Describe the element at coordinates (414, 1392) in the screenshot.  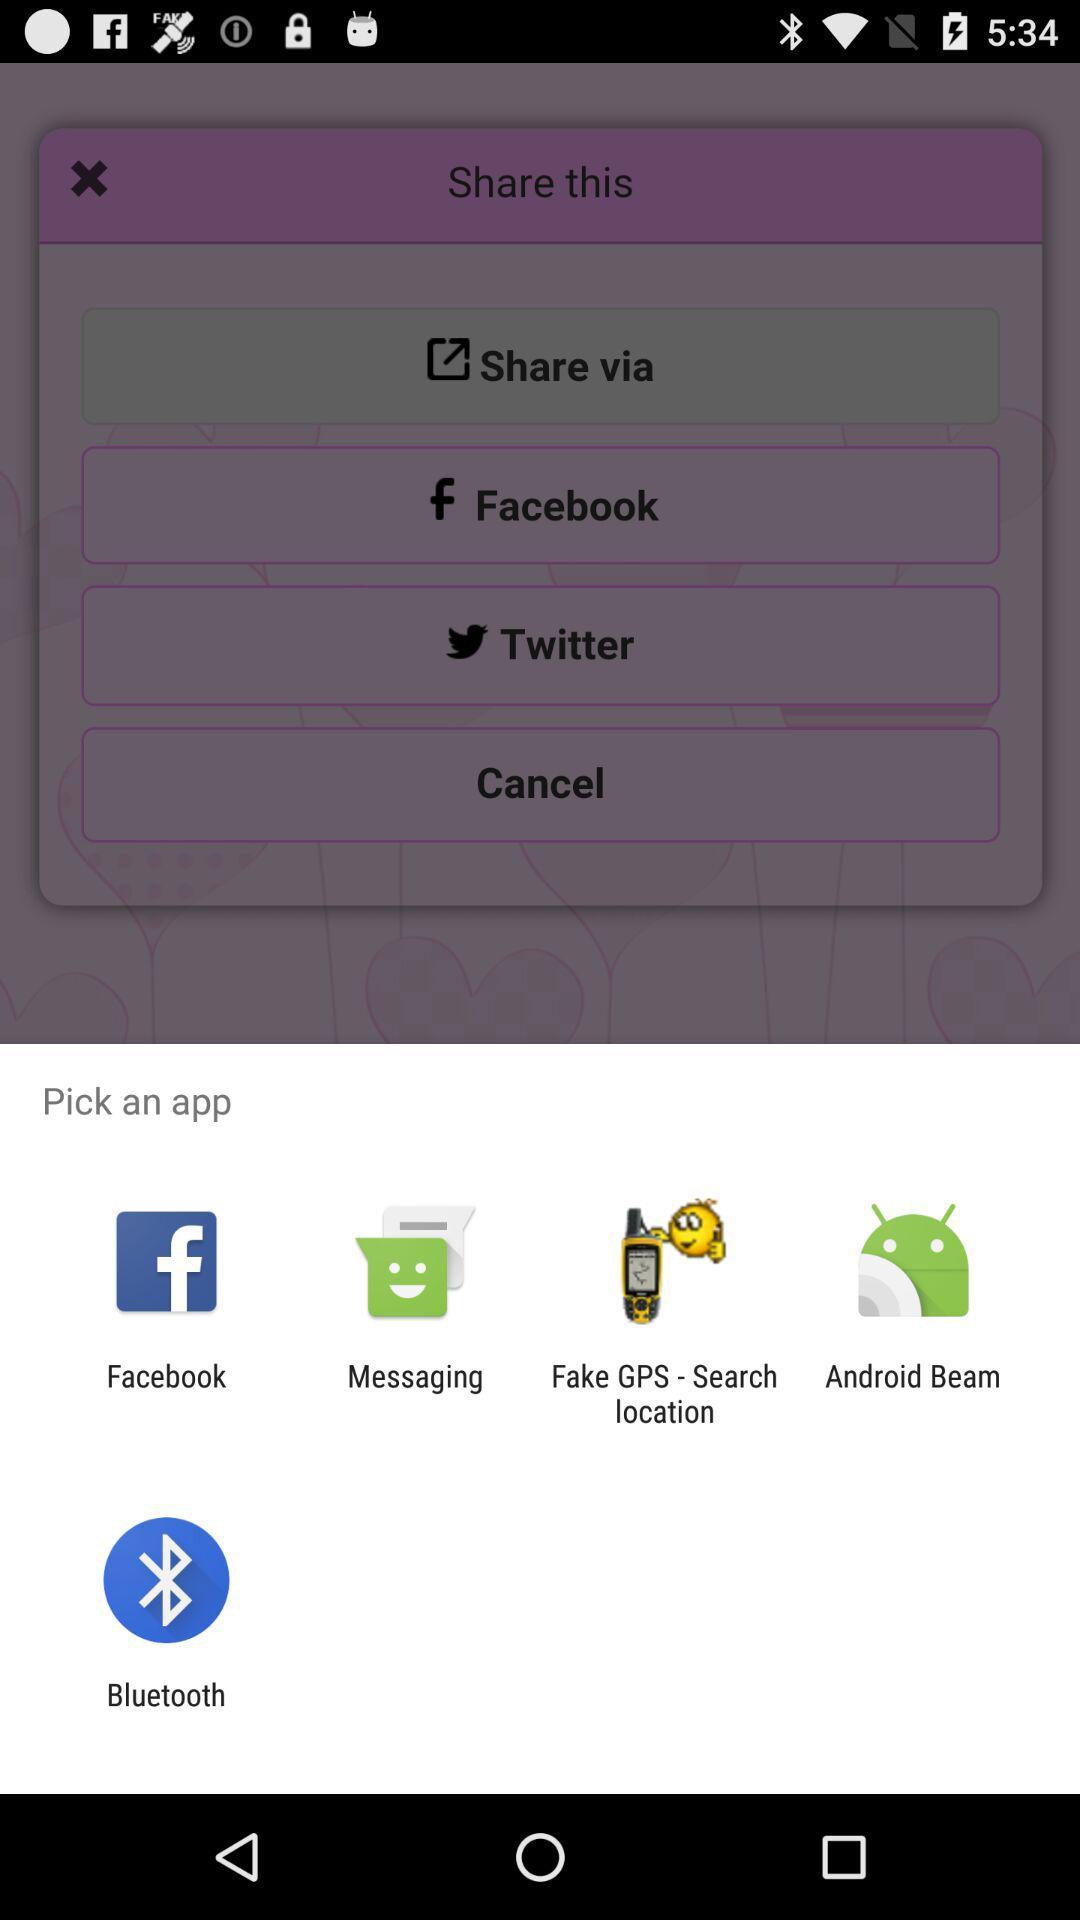
I see `app to the left of the fake gps search app` at that location.